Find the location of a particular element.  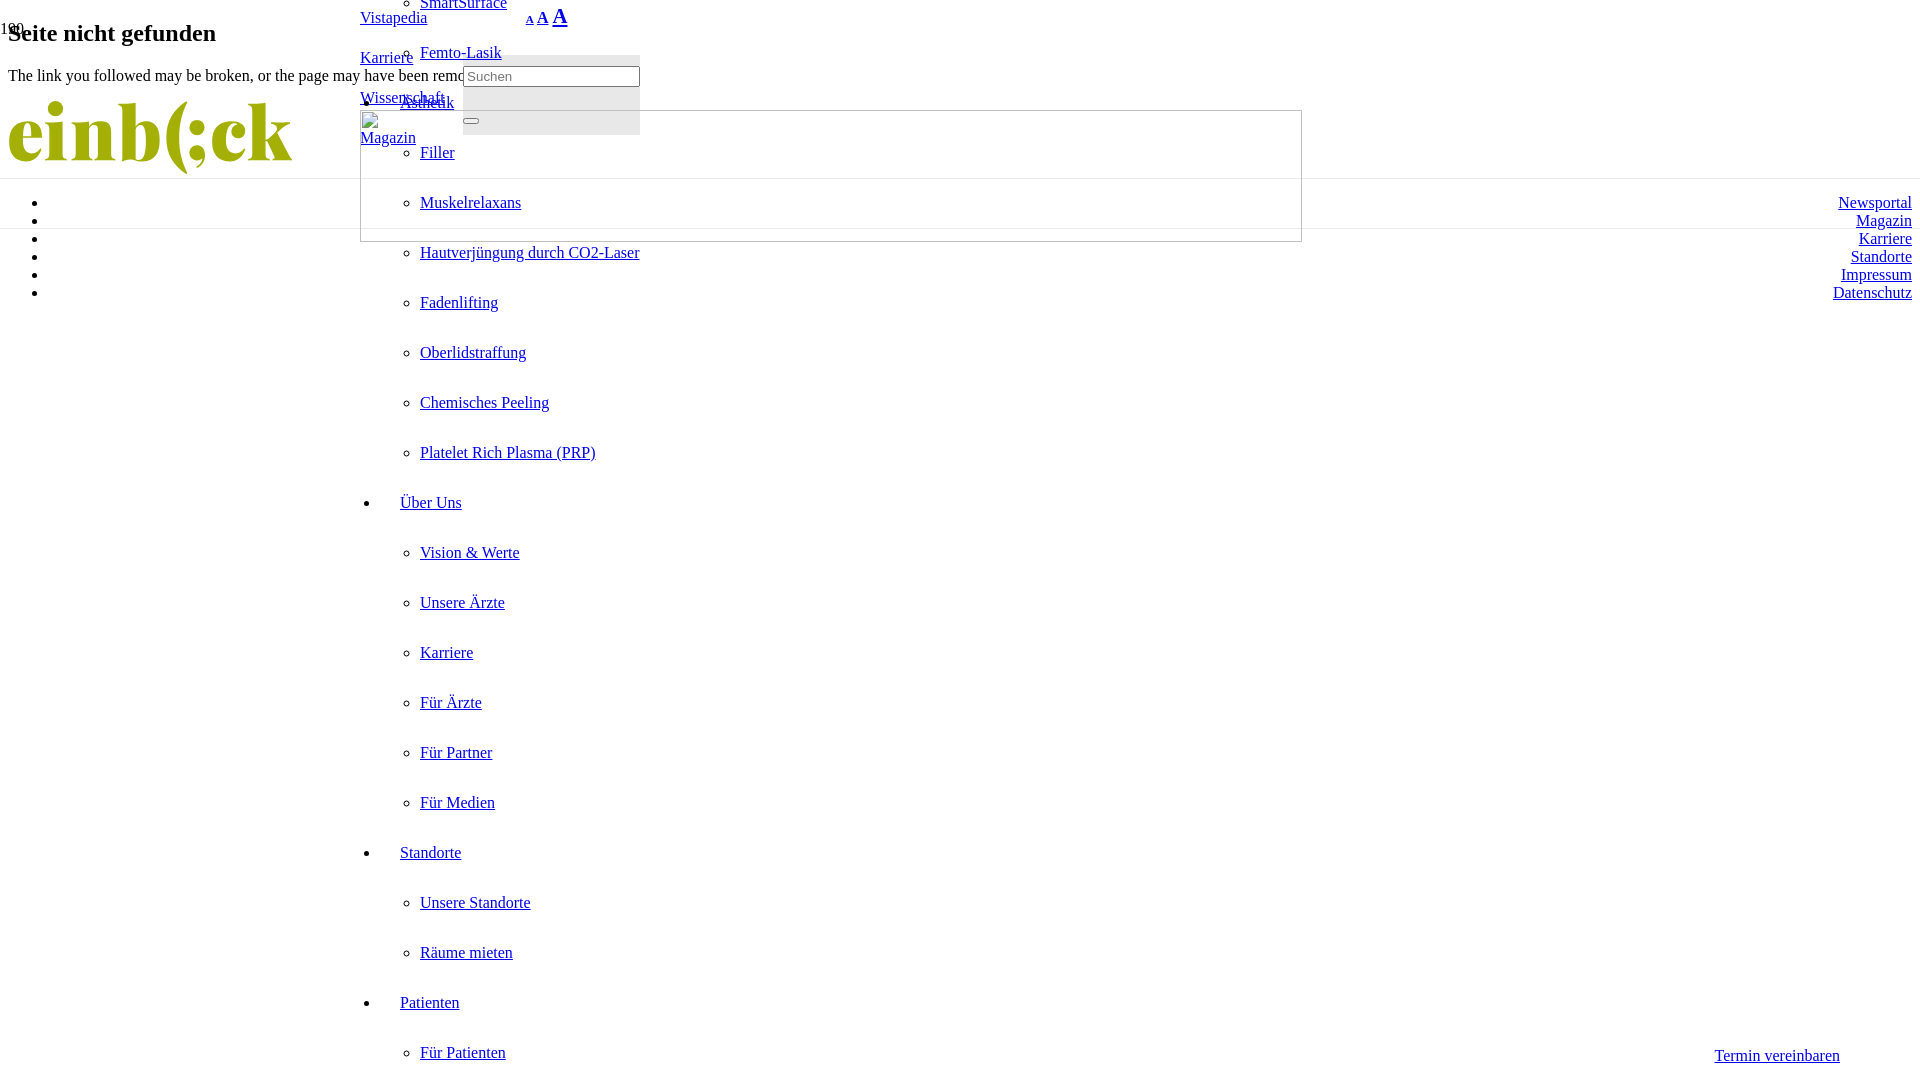

'A' is located at coordinates (526, 19).